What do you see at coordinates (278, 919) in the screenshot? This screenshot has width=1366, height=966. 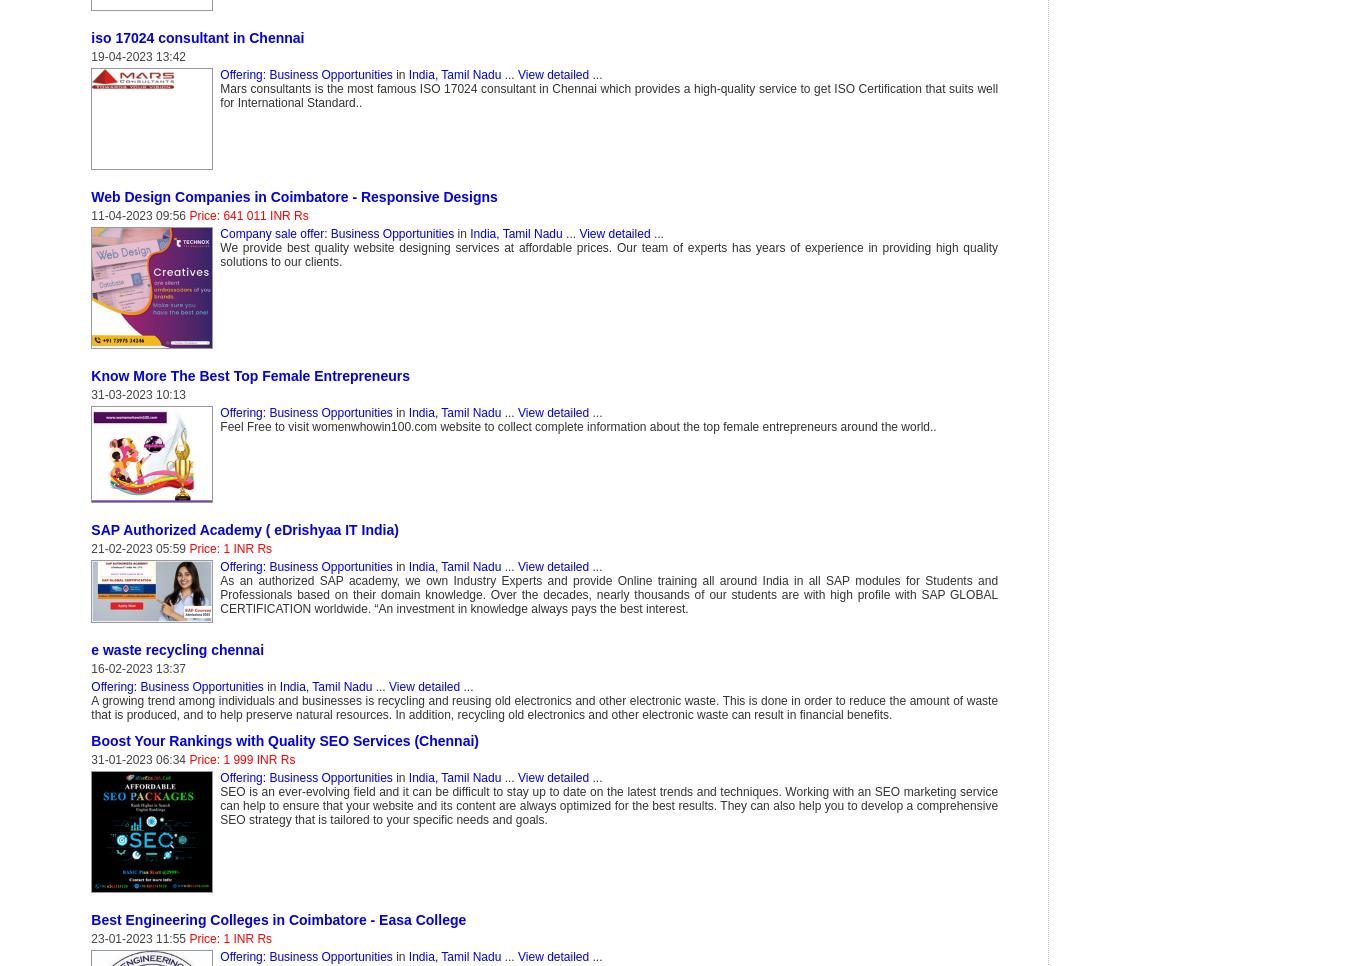 I see `'Best Engineering Colleges in Coimbatore - Easa College'` at bounding box center [278, 919].